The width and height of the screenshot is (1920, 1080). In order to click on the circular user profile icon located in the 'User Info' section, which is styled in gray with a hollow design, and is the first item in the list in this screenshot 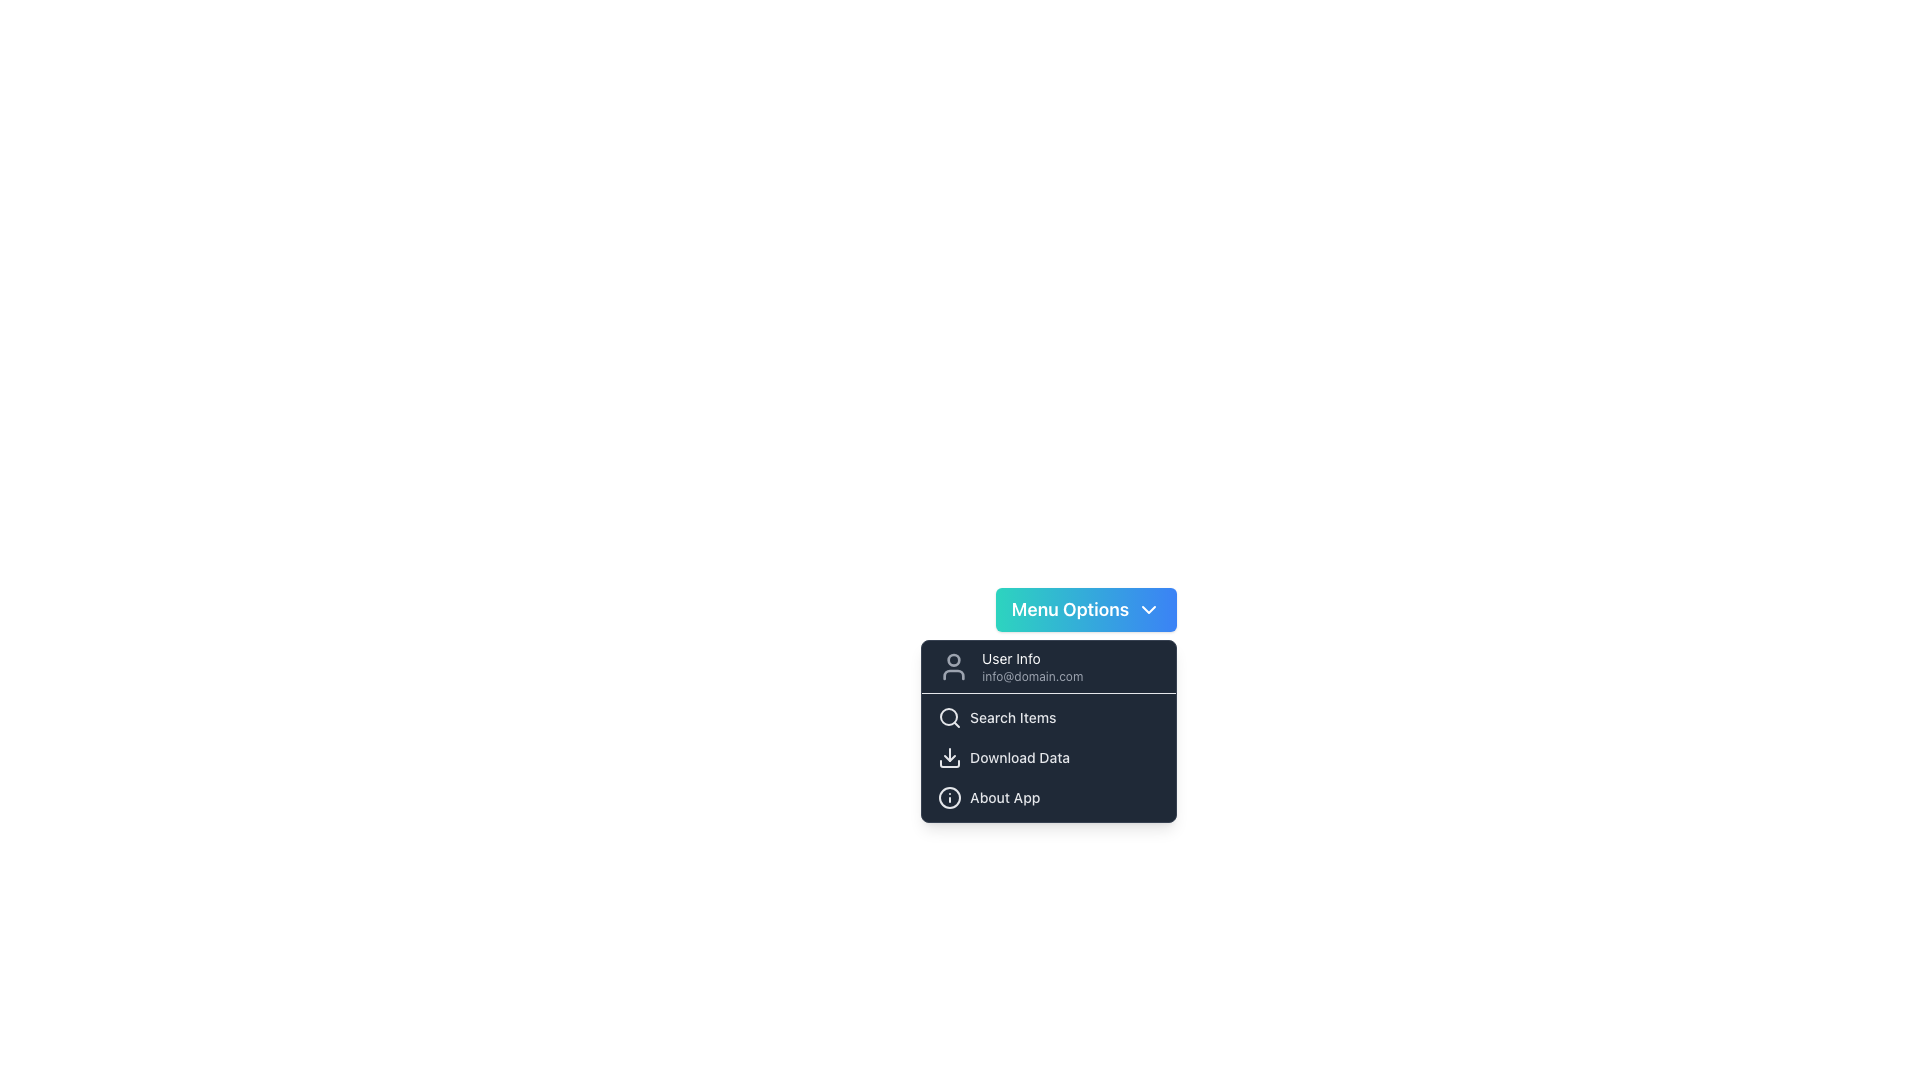, I will do `click(953, 667)`.